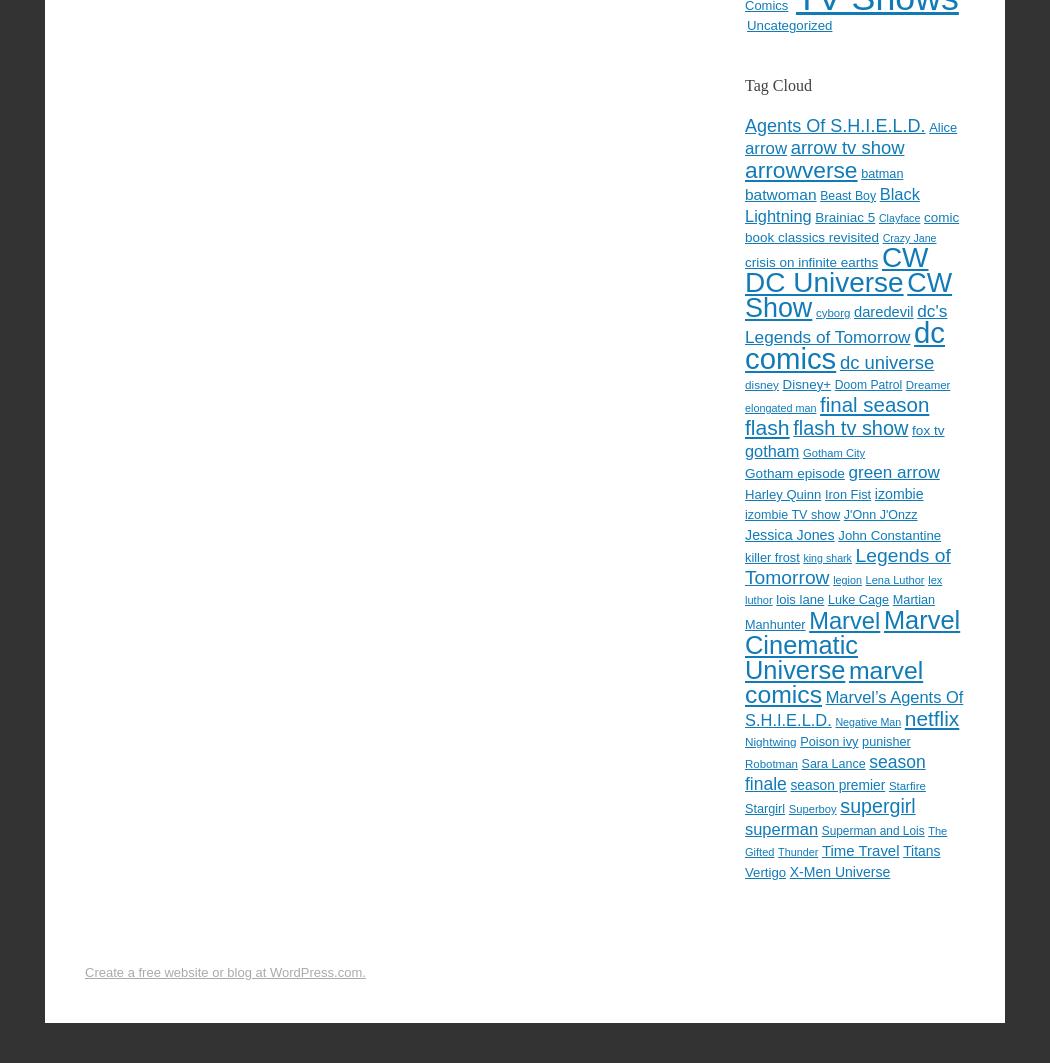 The width and height of the screenshot is (1050, 1063). I want to click on 'superman', so click(743, 826).